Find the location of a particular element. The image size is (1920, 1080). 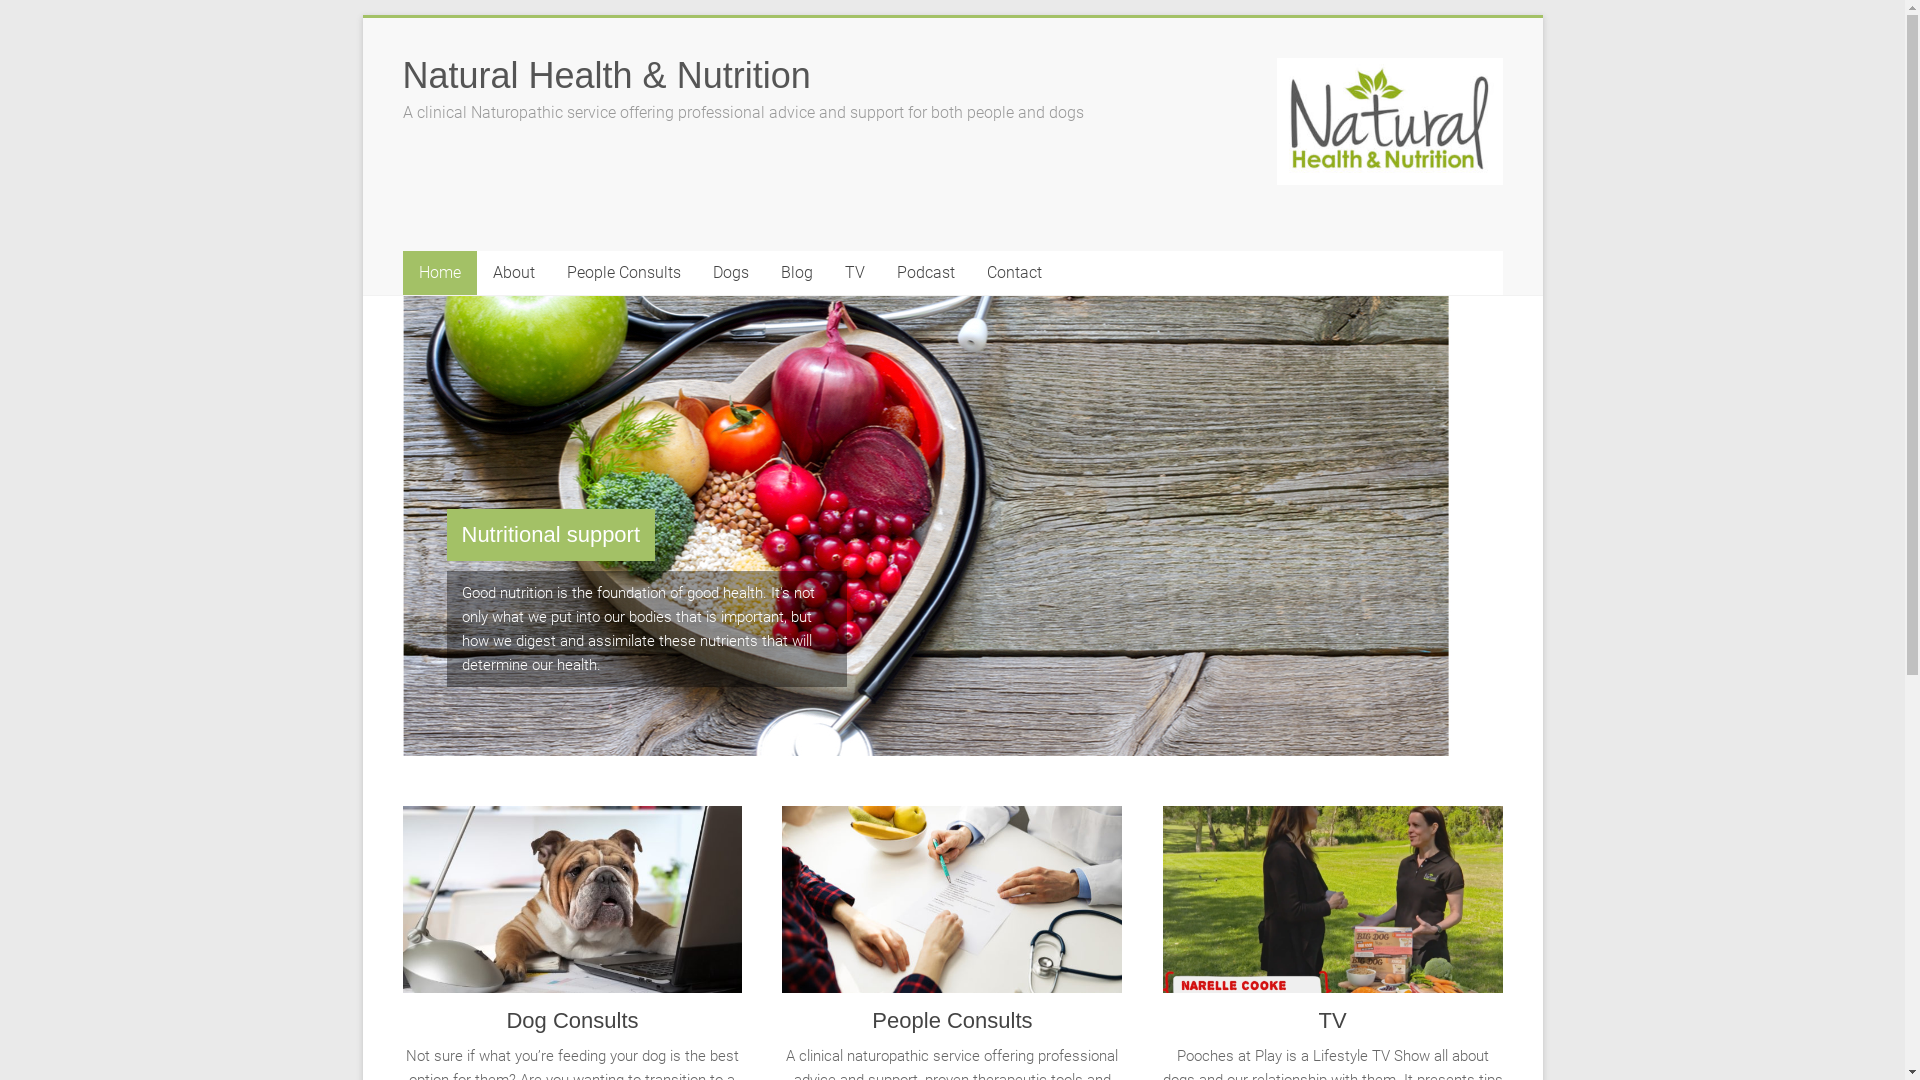

'Dog Consults' is located at coordinates (570, 1020).